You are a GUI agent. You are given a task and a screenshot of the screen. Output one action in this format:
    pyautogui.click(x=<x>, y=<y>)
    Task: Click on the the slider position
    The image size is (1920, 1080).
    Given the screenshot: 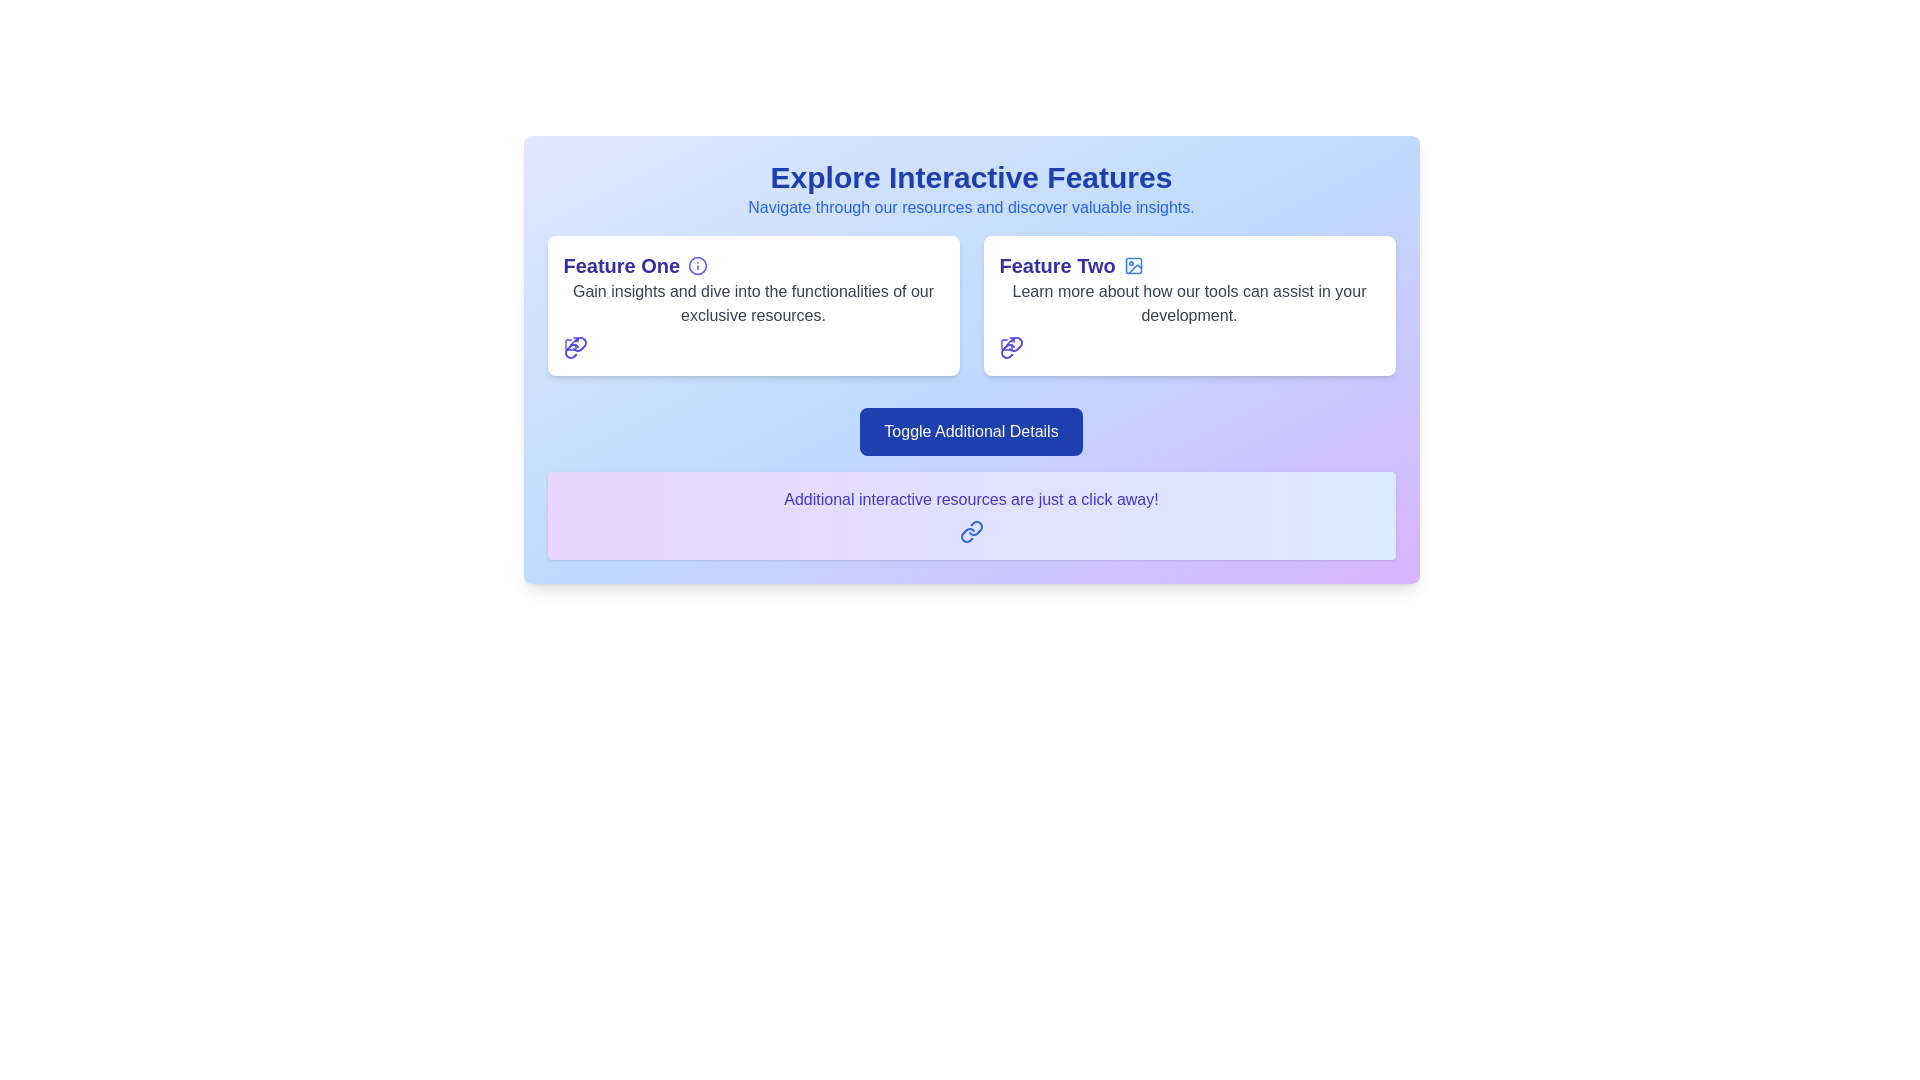 What is the action you would take?
    pyautogui.click(x=1336, y=407)
    